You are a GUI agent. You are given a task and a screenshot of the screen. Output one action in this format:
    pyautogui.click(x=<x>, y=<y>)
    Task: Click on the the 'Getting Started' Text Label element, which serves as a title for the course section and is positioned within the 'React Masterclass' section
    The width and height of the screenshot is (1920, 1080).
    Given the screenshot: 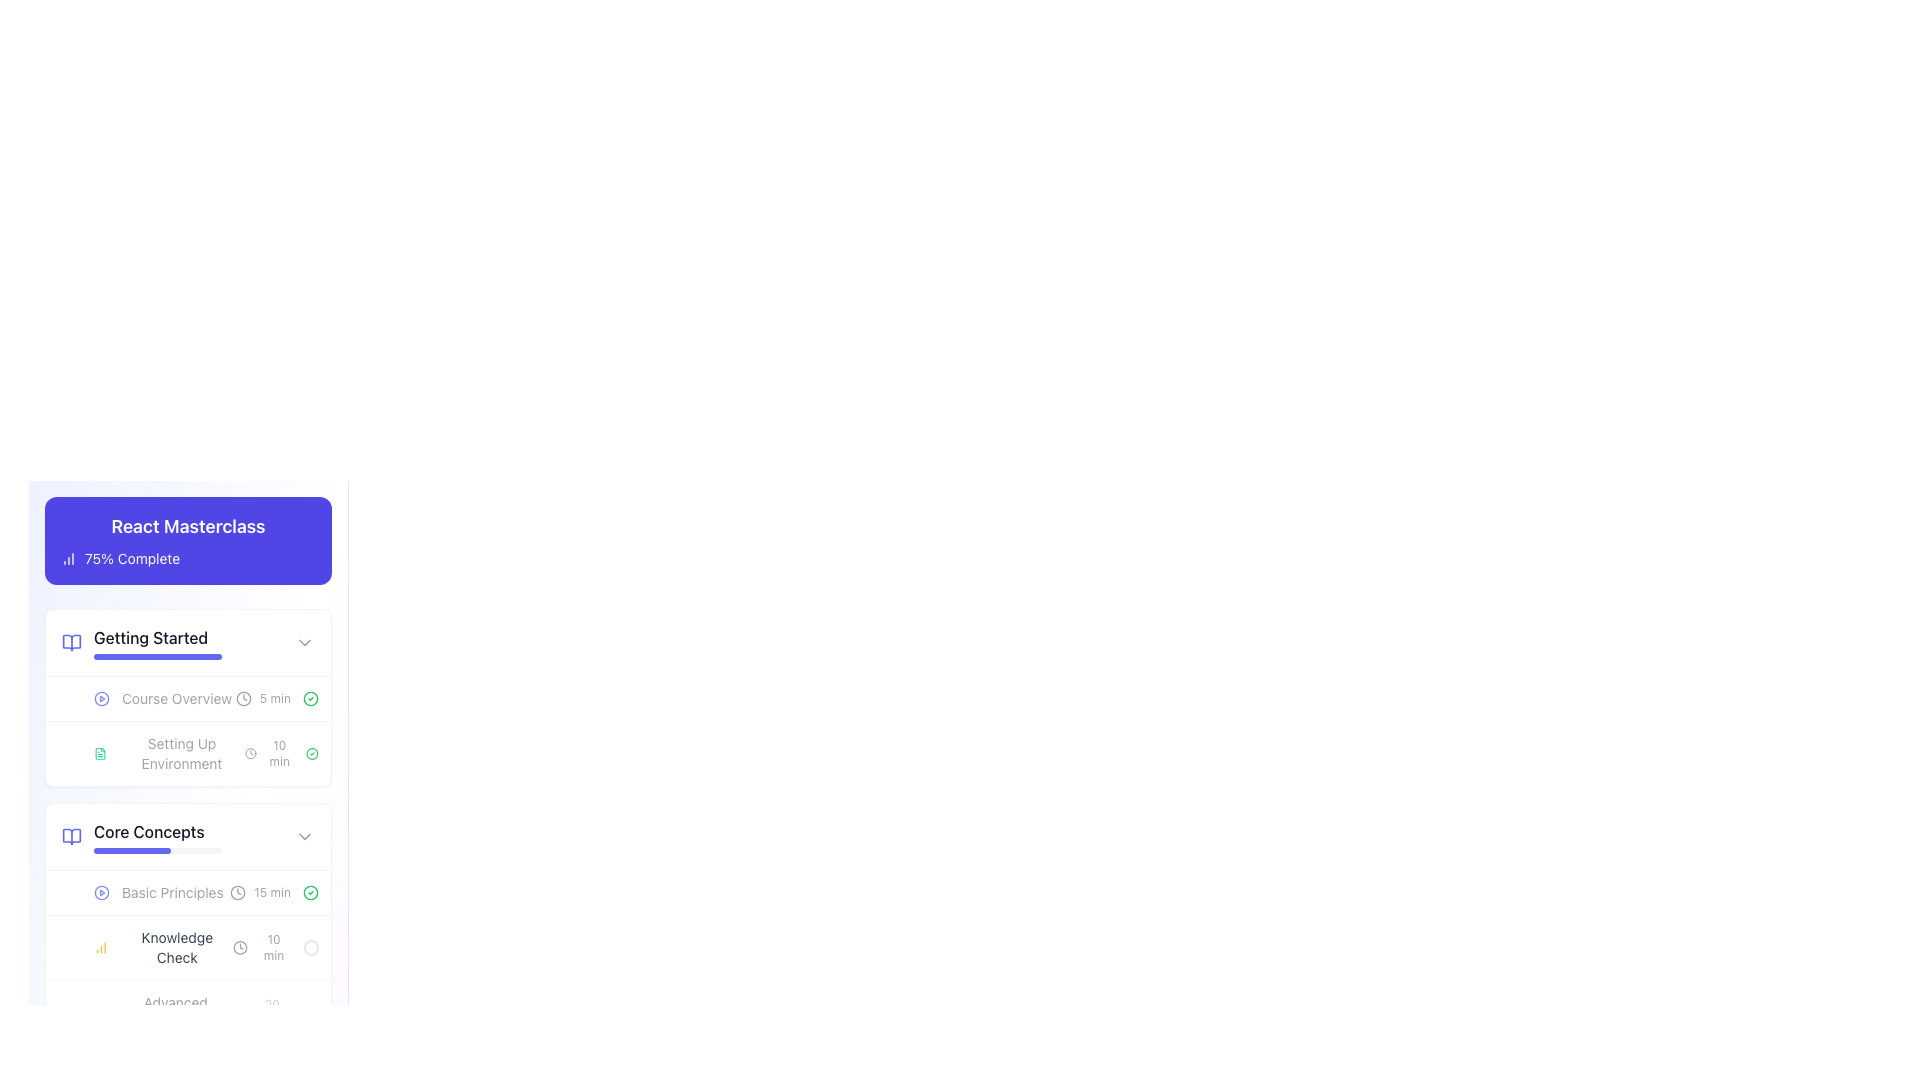 What is the action you would take?
    pyautogui.click(x=157, y=643)
    